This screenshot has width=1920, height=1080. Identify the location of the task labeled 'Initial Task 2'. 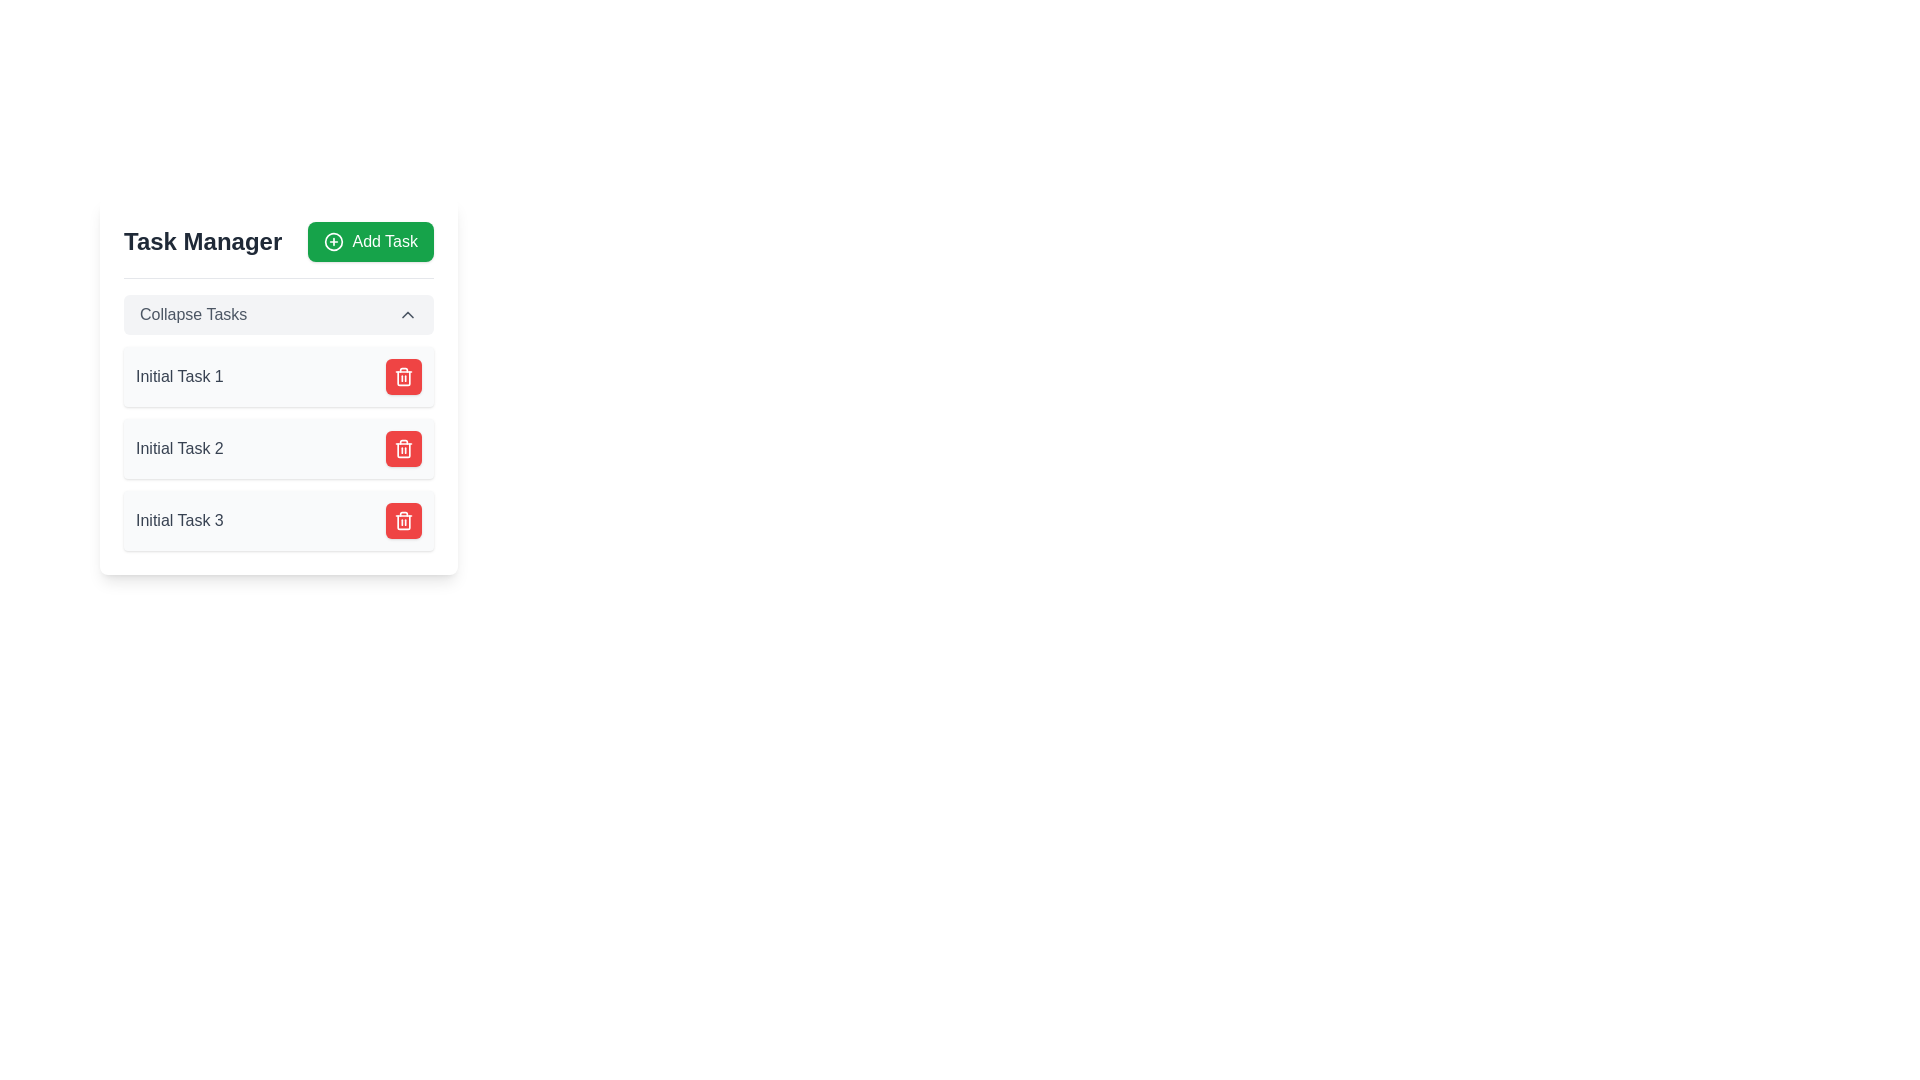
(277, 447).